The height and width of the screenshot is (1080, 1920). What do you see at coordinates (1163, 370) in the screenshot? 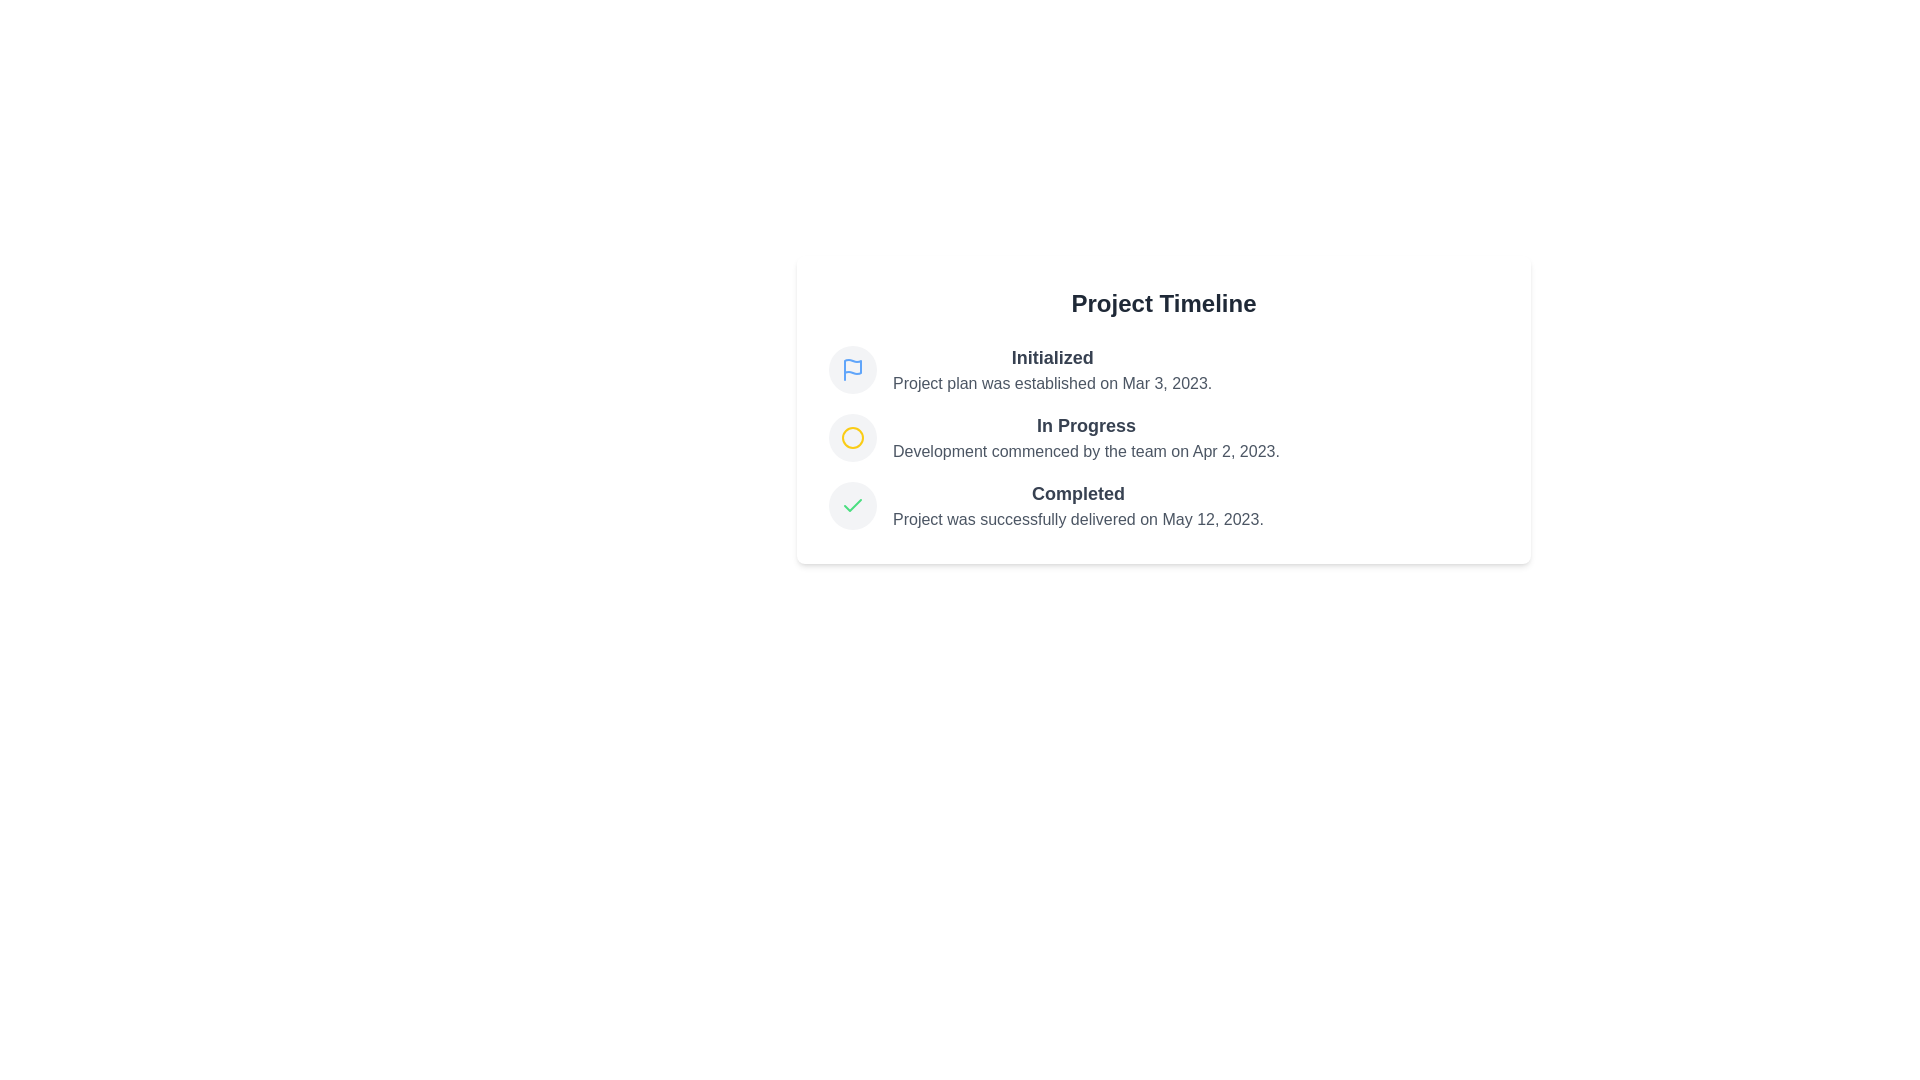
I see `the List item labeled 'Initialized' in the project timeline widget, which contains the description 'Project plan was established on Mar 3, 2023.'` at bounding box center [1163, 370].